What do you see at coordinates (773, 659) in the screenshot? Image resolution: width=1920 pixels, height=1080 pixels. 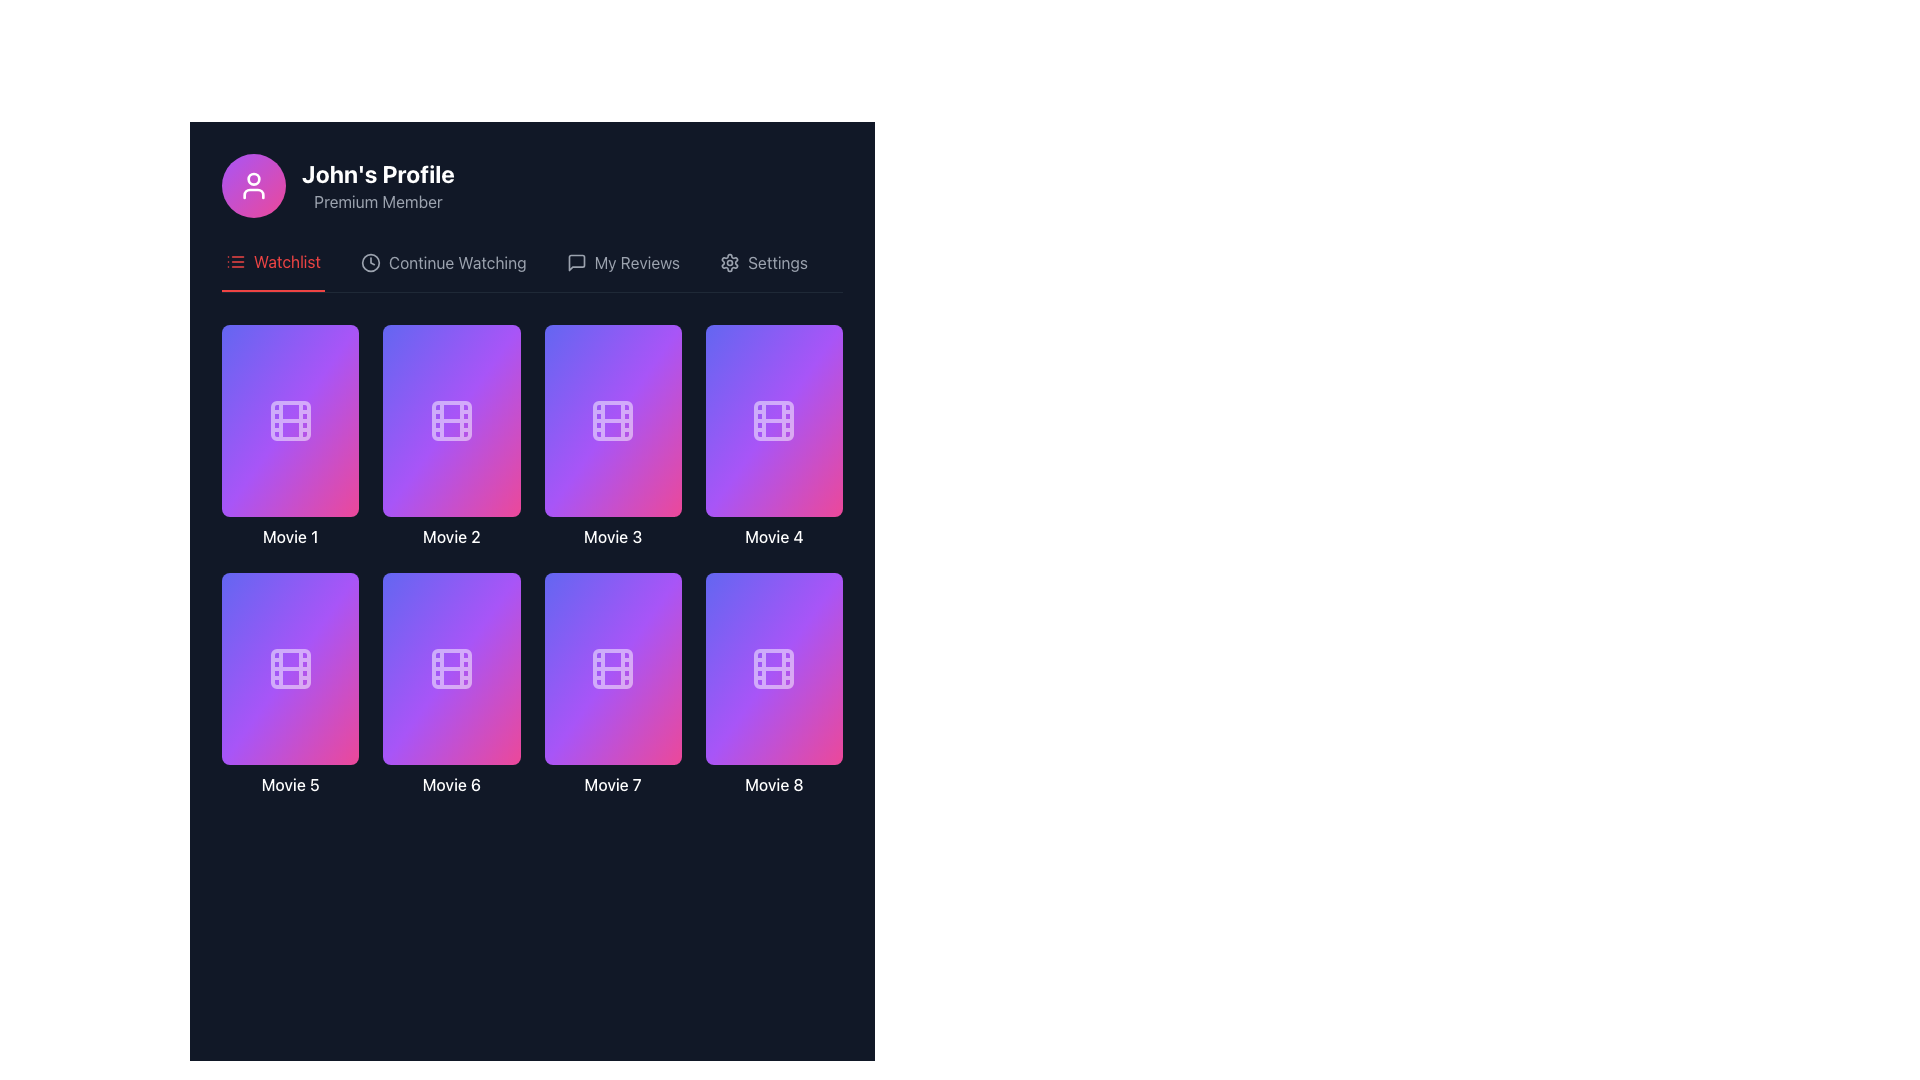 I see `the Circular play button located in the eighth movie card labeled 'Movie 8'` at bounding box center [773, 659].